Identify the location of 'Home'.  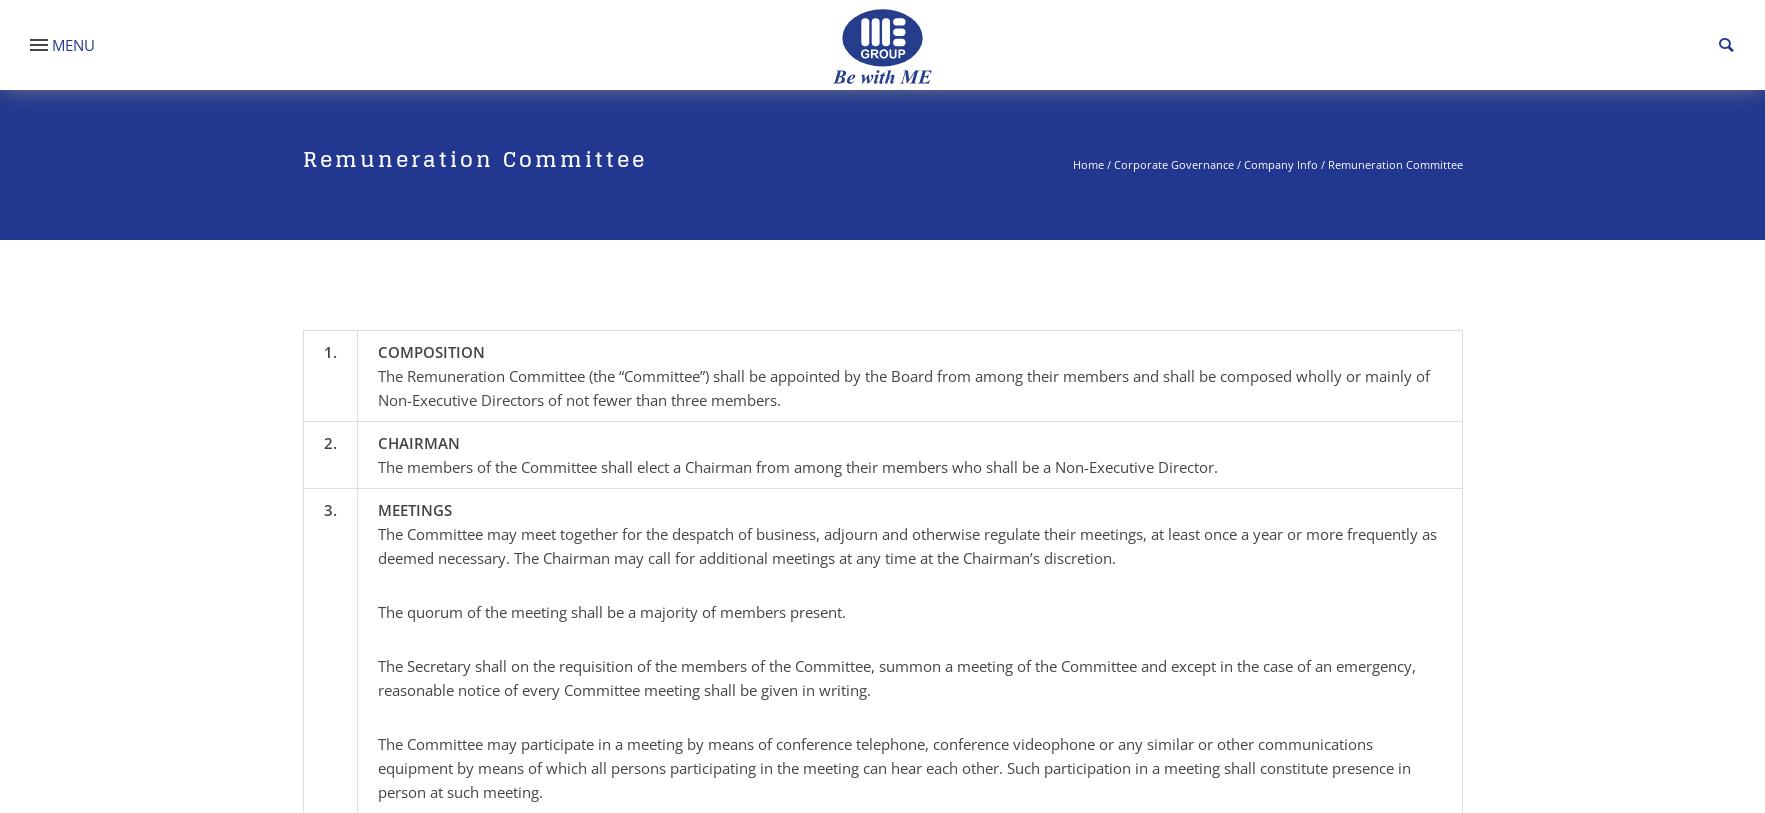
(1087, 163).